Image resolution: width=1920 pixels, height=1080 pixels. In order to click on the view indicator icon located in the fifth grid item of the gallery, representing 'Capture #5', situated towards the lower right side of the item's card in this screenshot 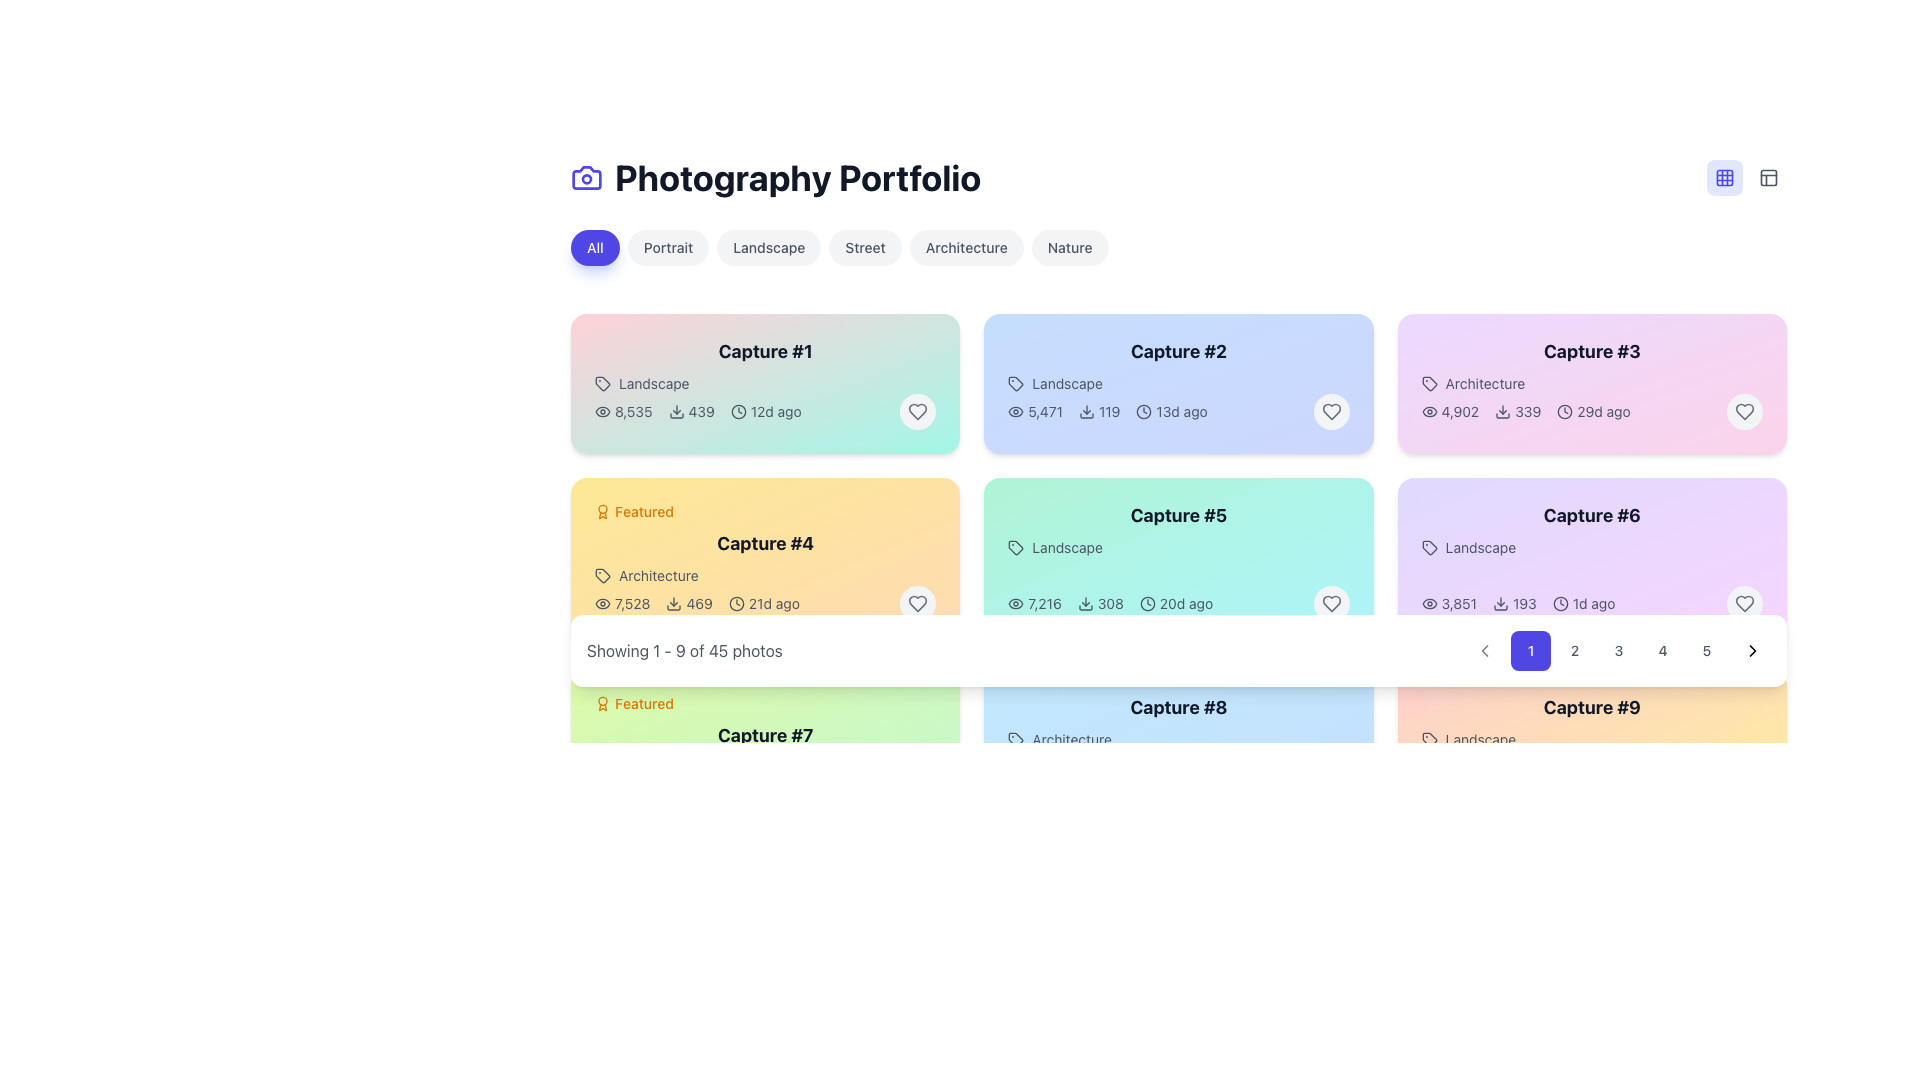, I will do `click(1016, 603)`.